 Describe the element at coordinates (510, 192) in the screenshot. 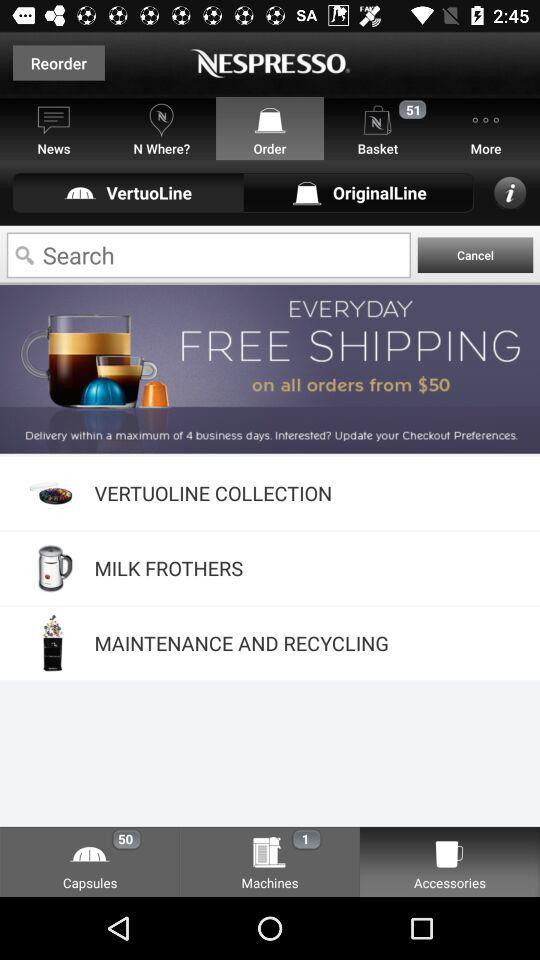

I see `the info icon` at that location.